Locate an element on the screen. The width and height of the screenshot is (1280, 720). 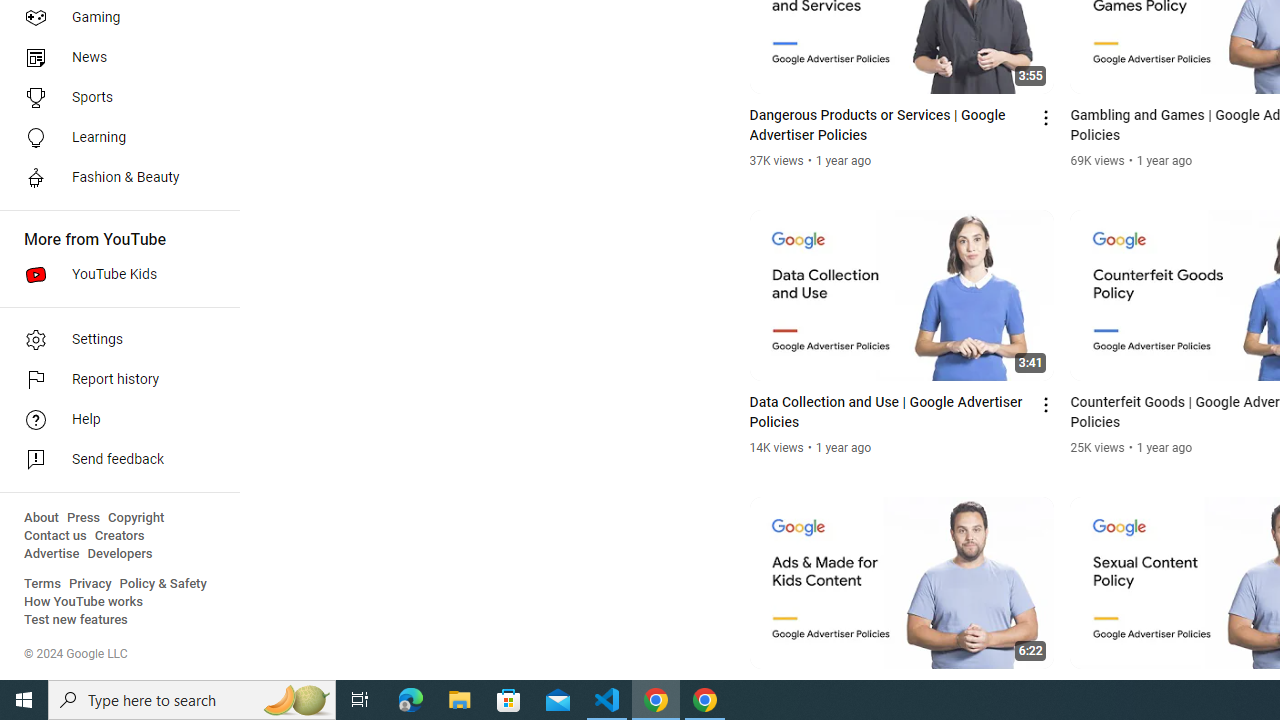
'Sports' is located at coordinates (112, 97).